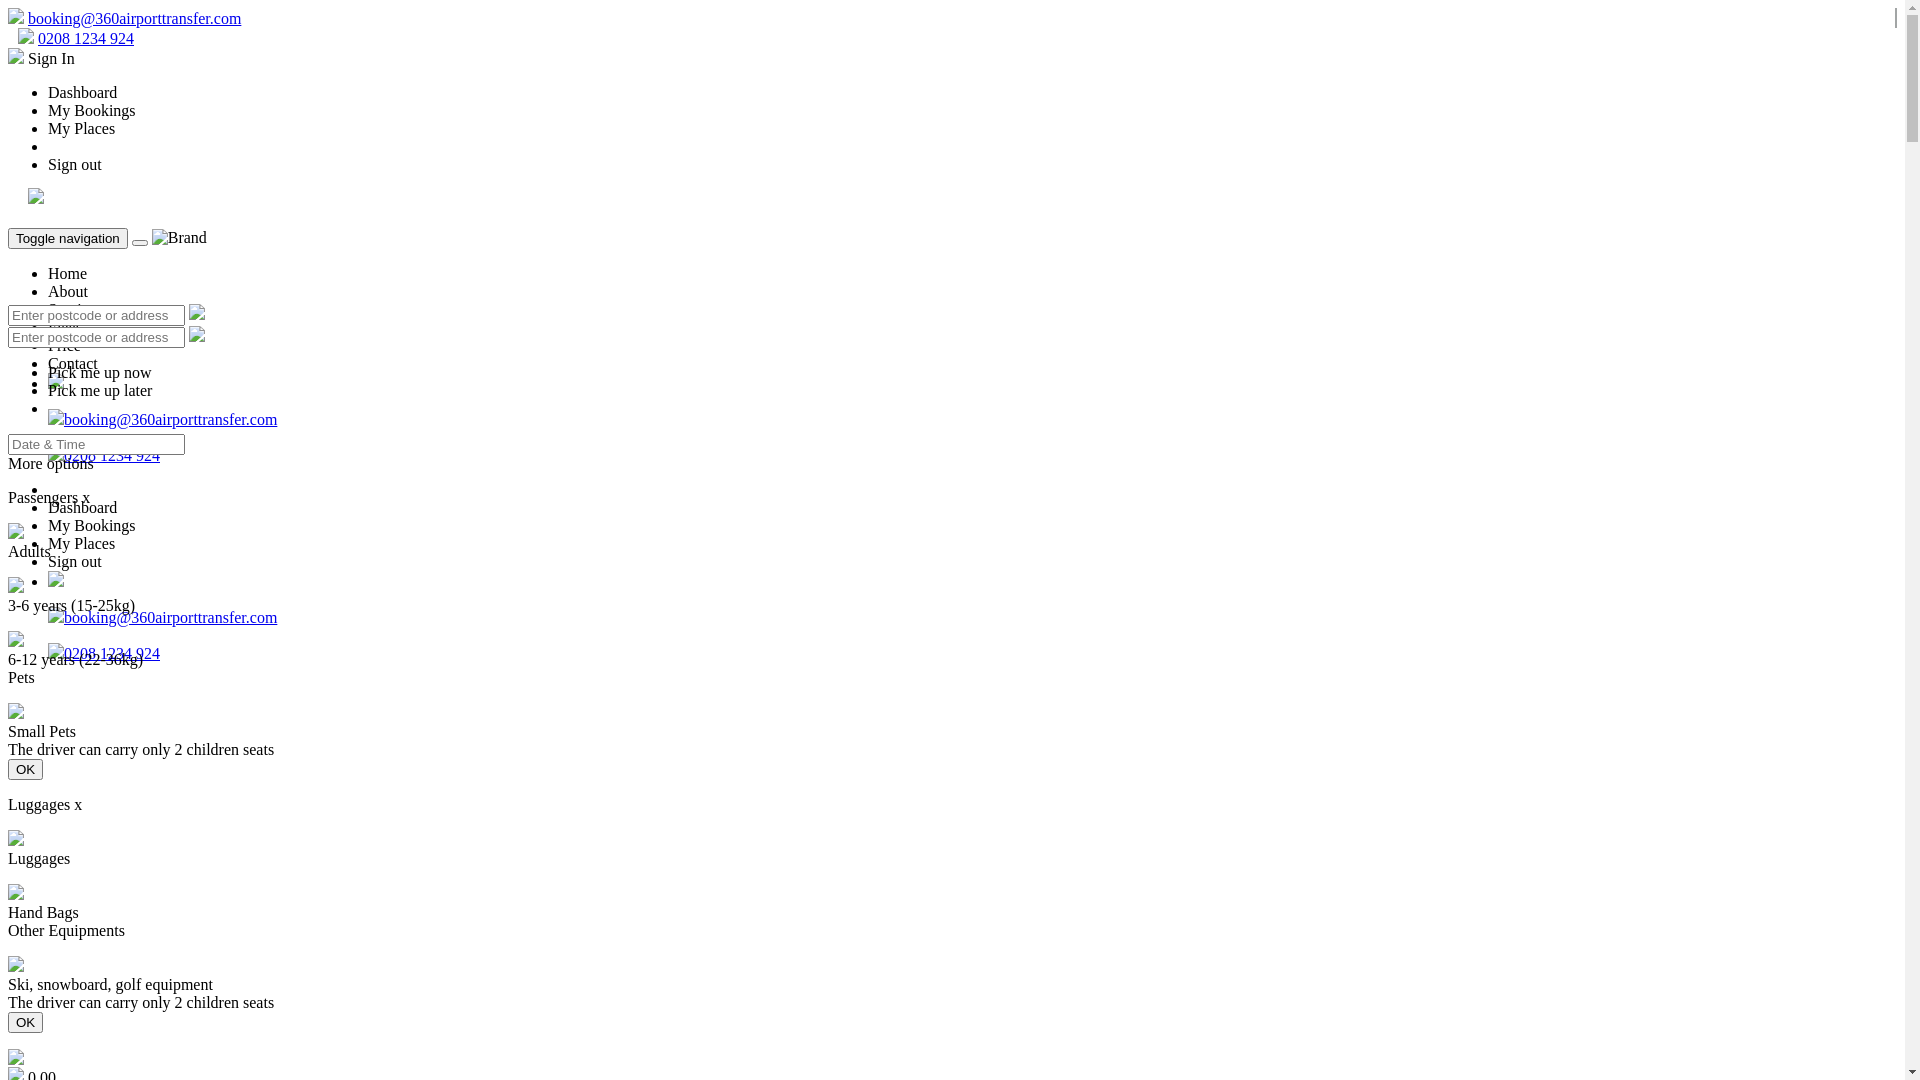  What do you see at coordinates (99, 372) in the screenshot?
I see `'Pick me up now'` at bounding box center [99, 372].